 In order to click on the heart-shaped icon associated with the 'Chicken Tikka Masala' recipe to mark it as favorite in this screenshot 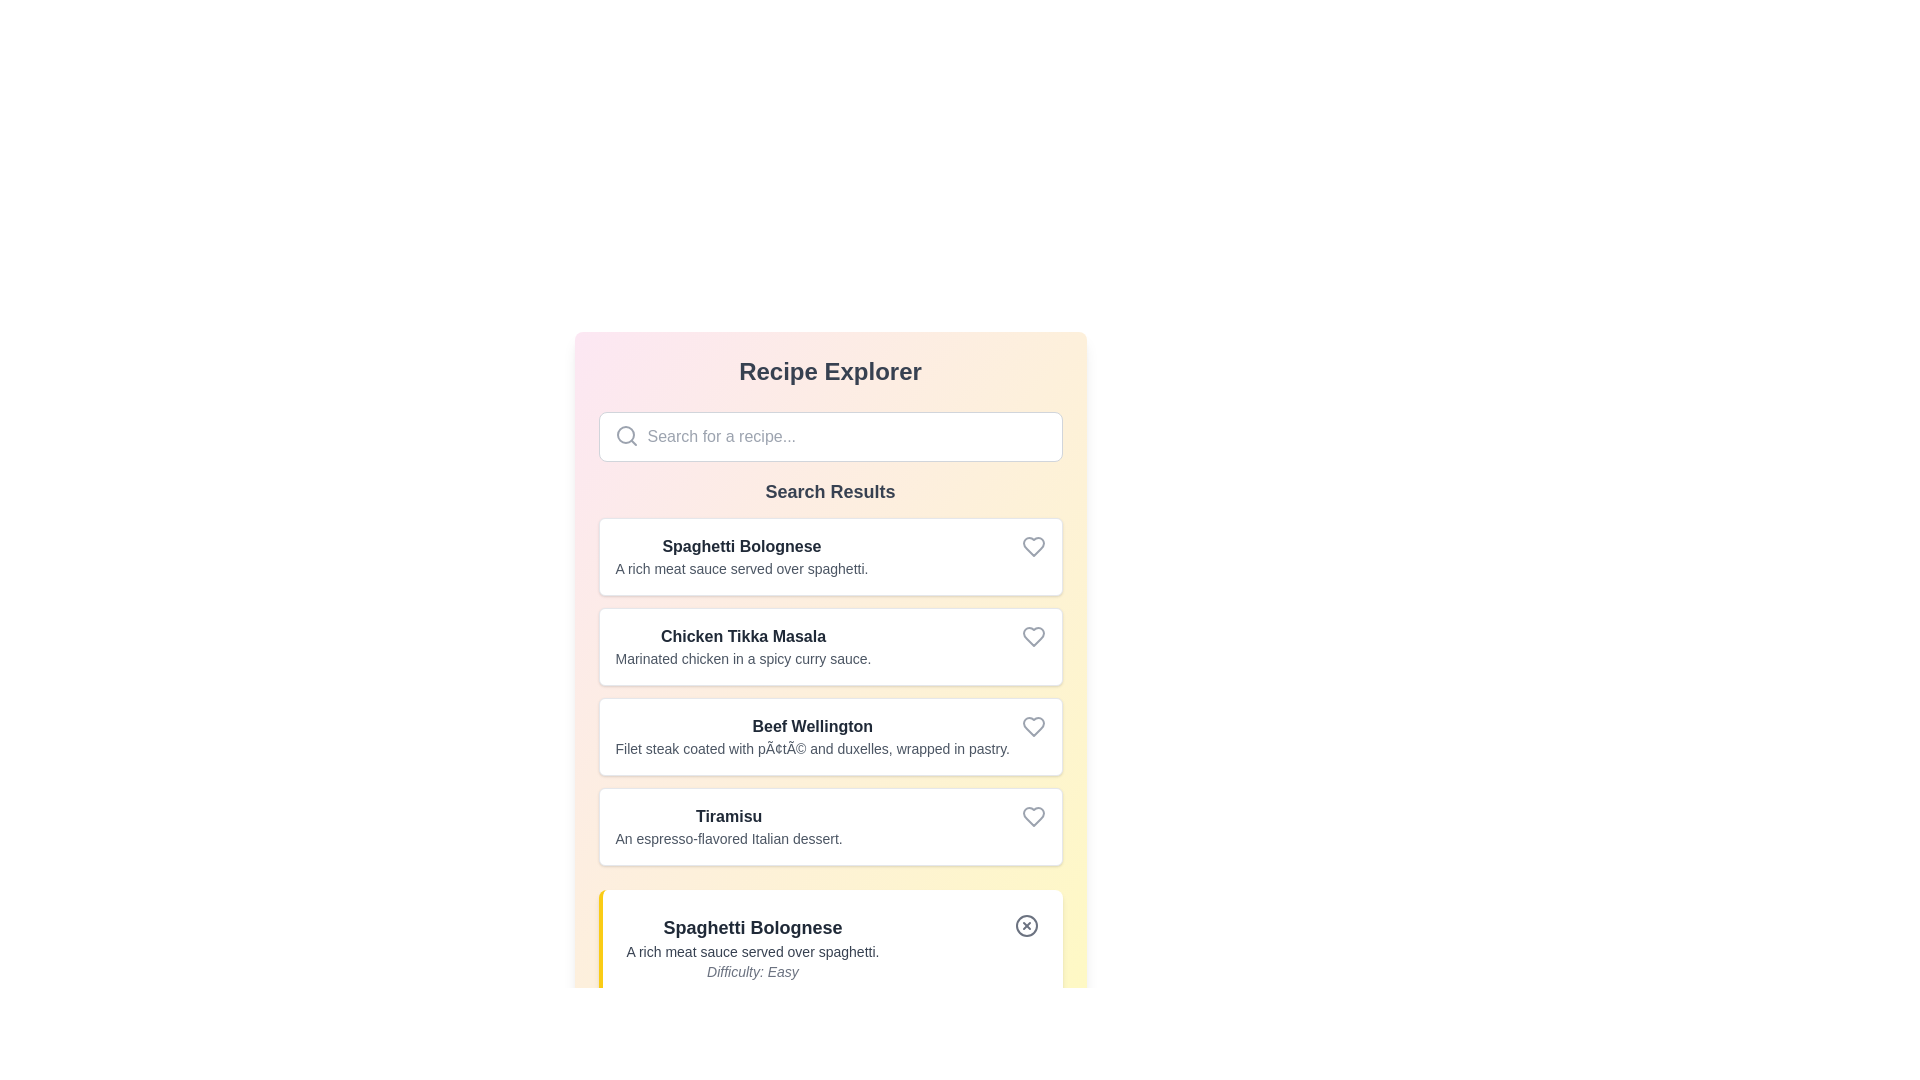, I will do `click(1033, 636)`.